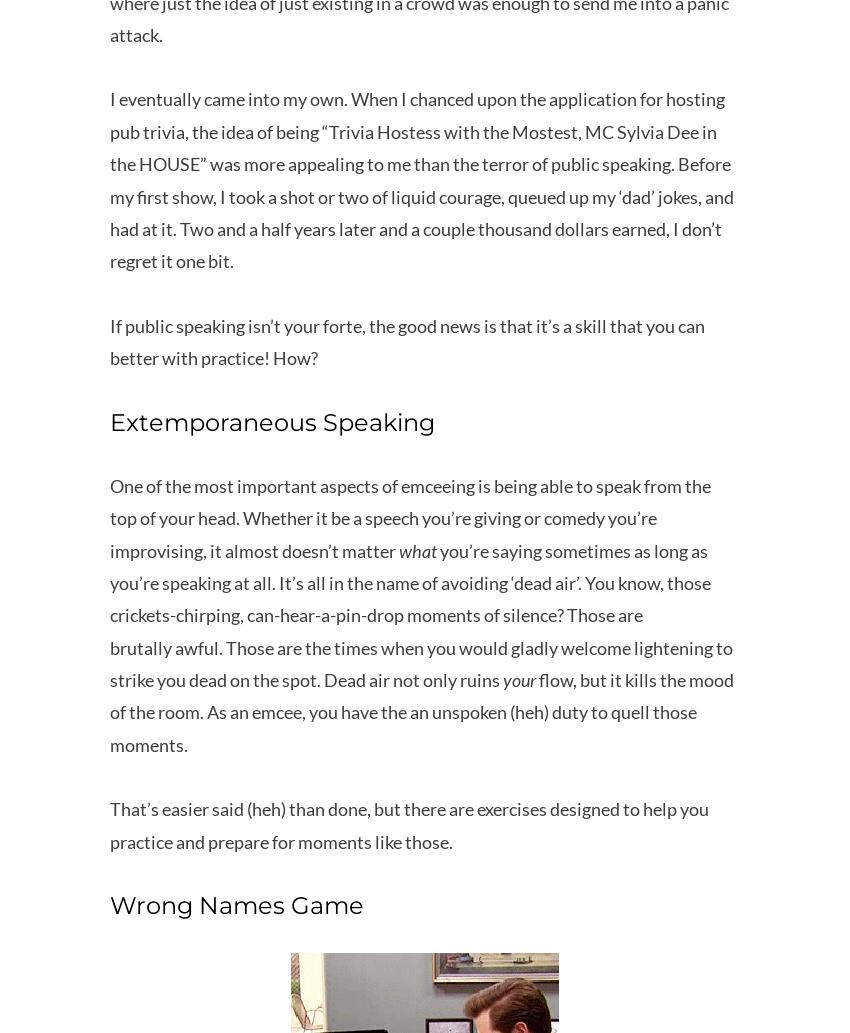  Describe the element at coordinates (418, 548) in the screenshot. I see `'what'` at that location.